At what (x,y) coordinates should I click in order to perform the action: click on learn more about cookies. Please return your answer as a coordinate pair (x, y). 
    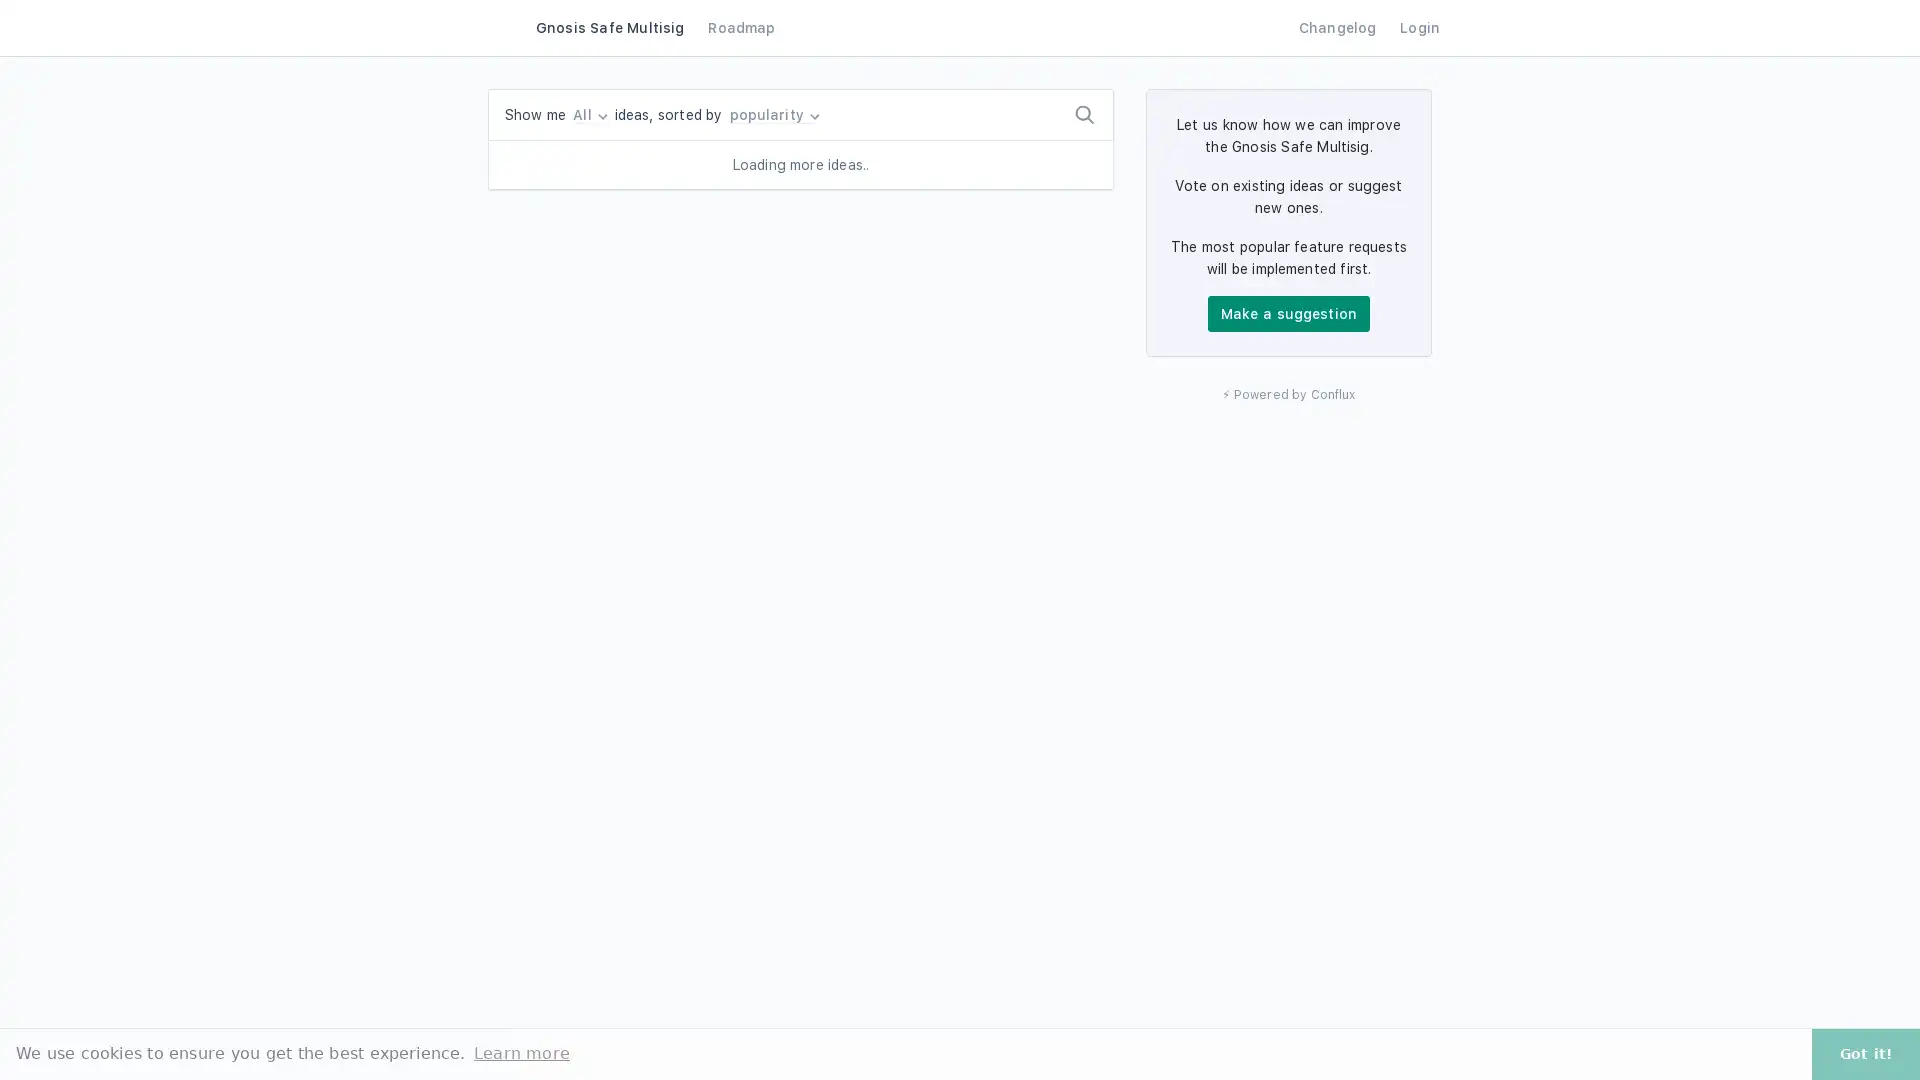
    Looking at the image, I should click on (521, 1052).